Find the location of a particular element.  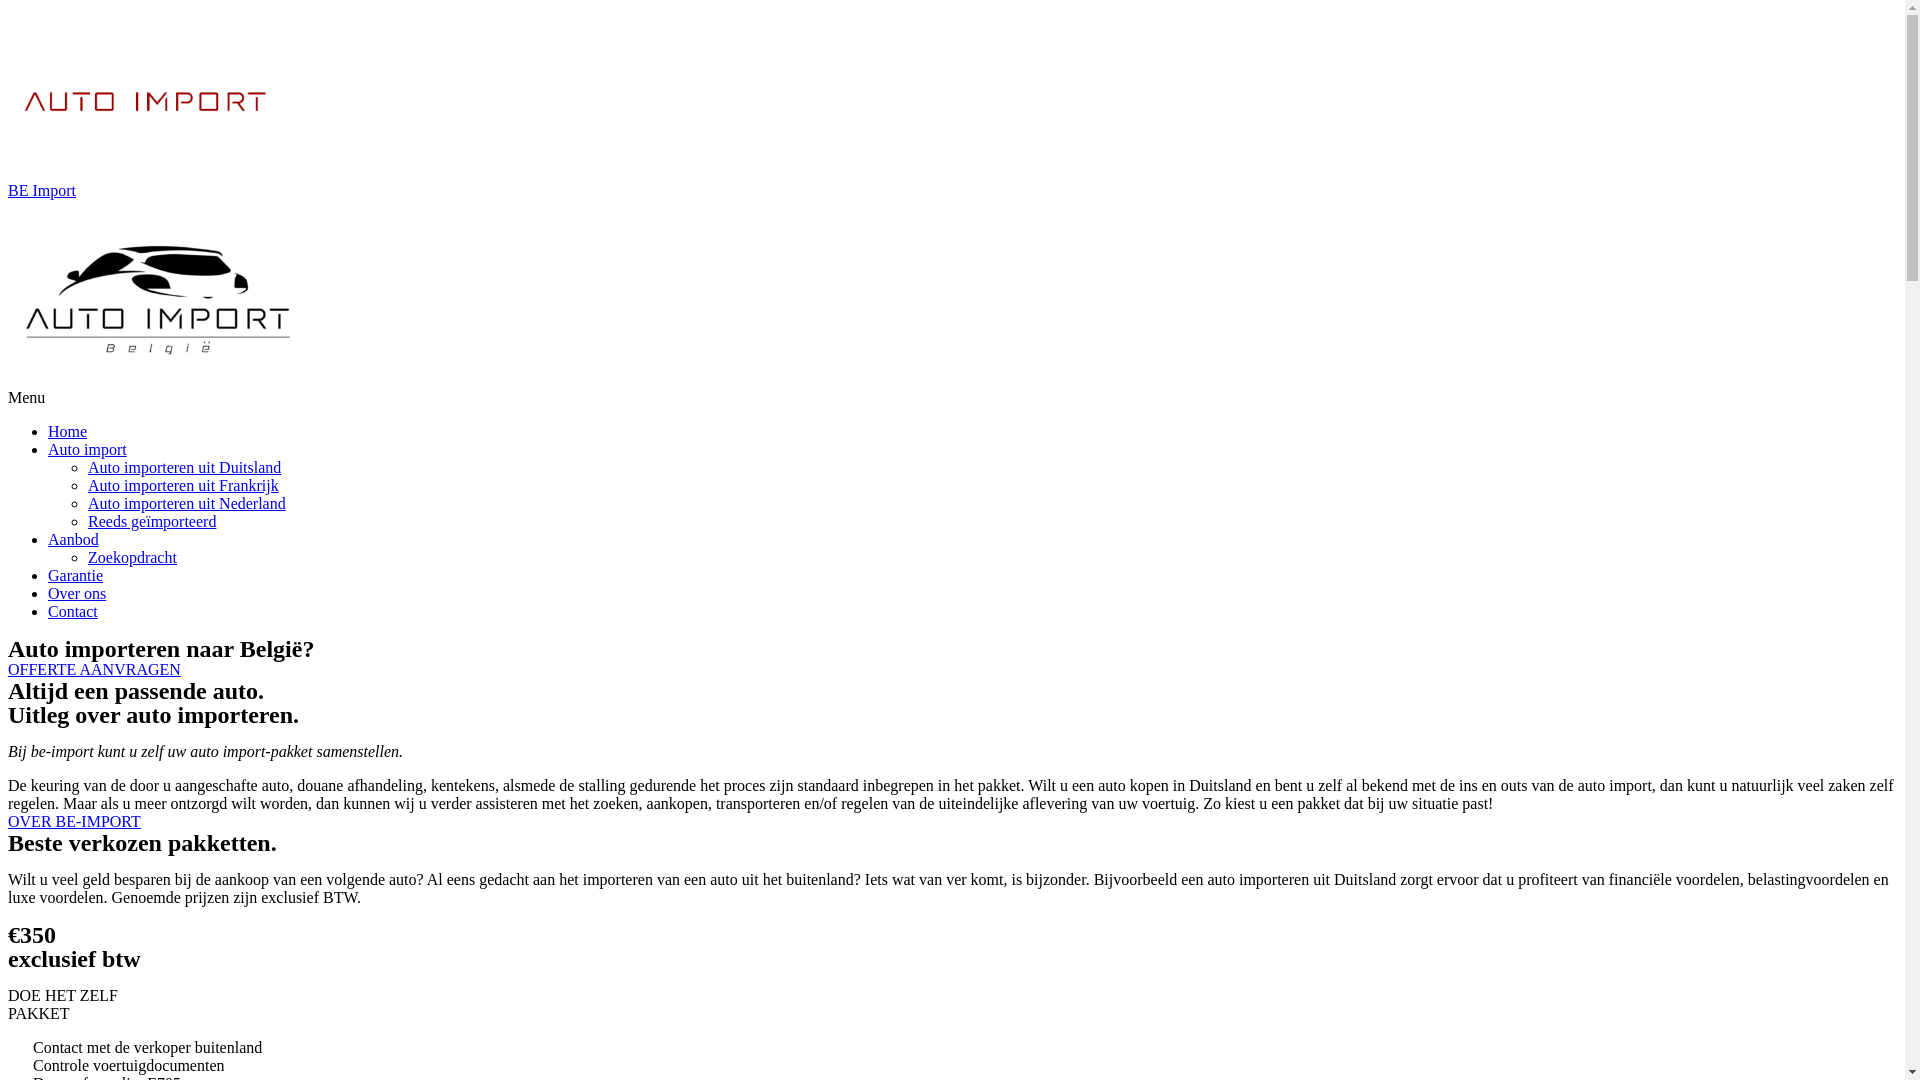

'Auto importeren uit Nederland' is located at coordinates (187, 502).